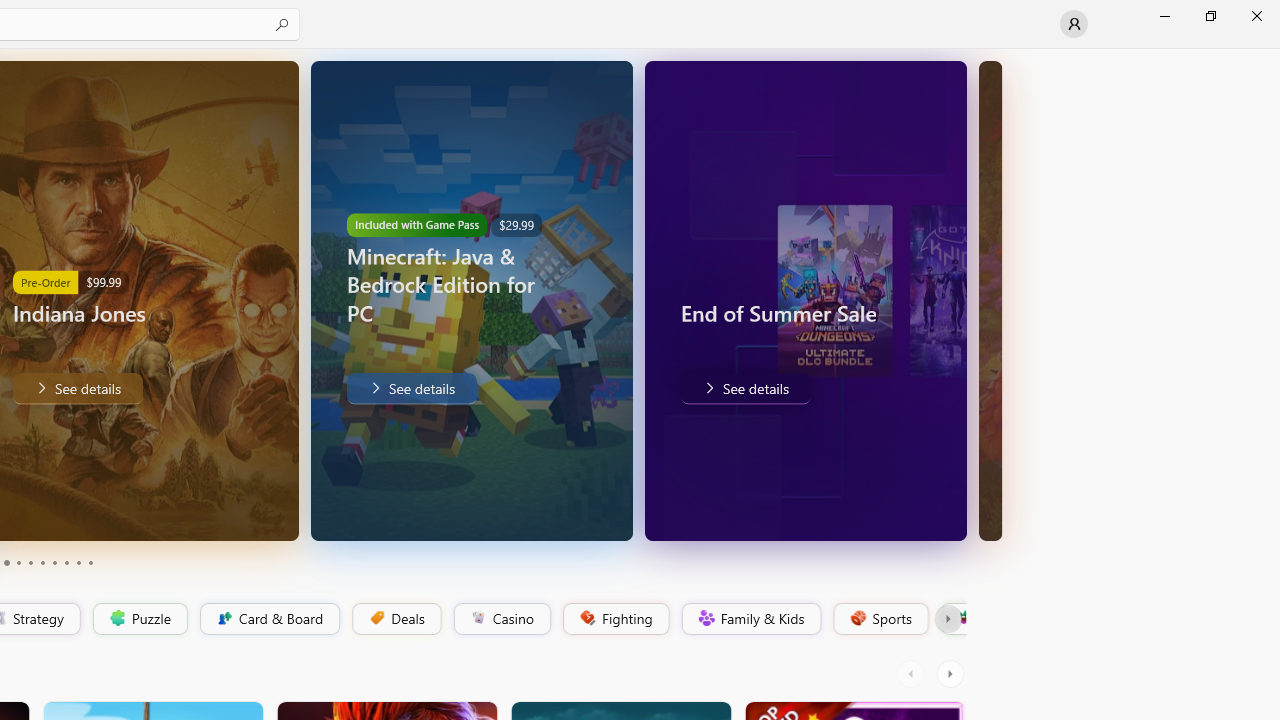 The height and width of the screenshot is (720, 1280). Describe the element at coordinates (138, 618) in the screenshot. I see `'Puzzle'` at that location.